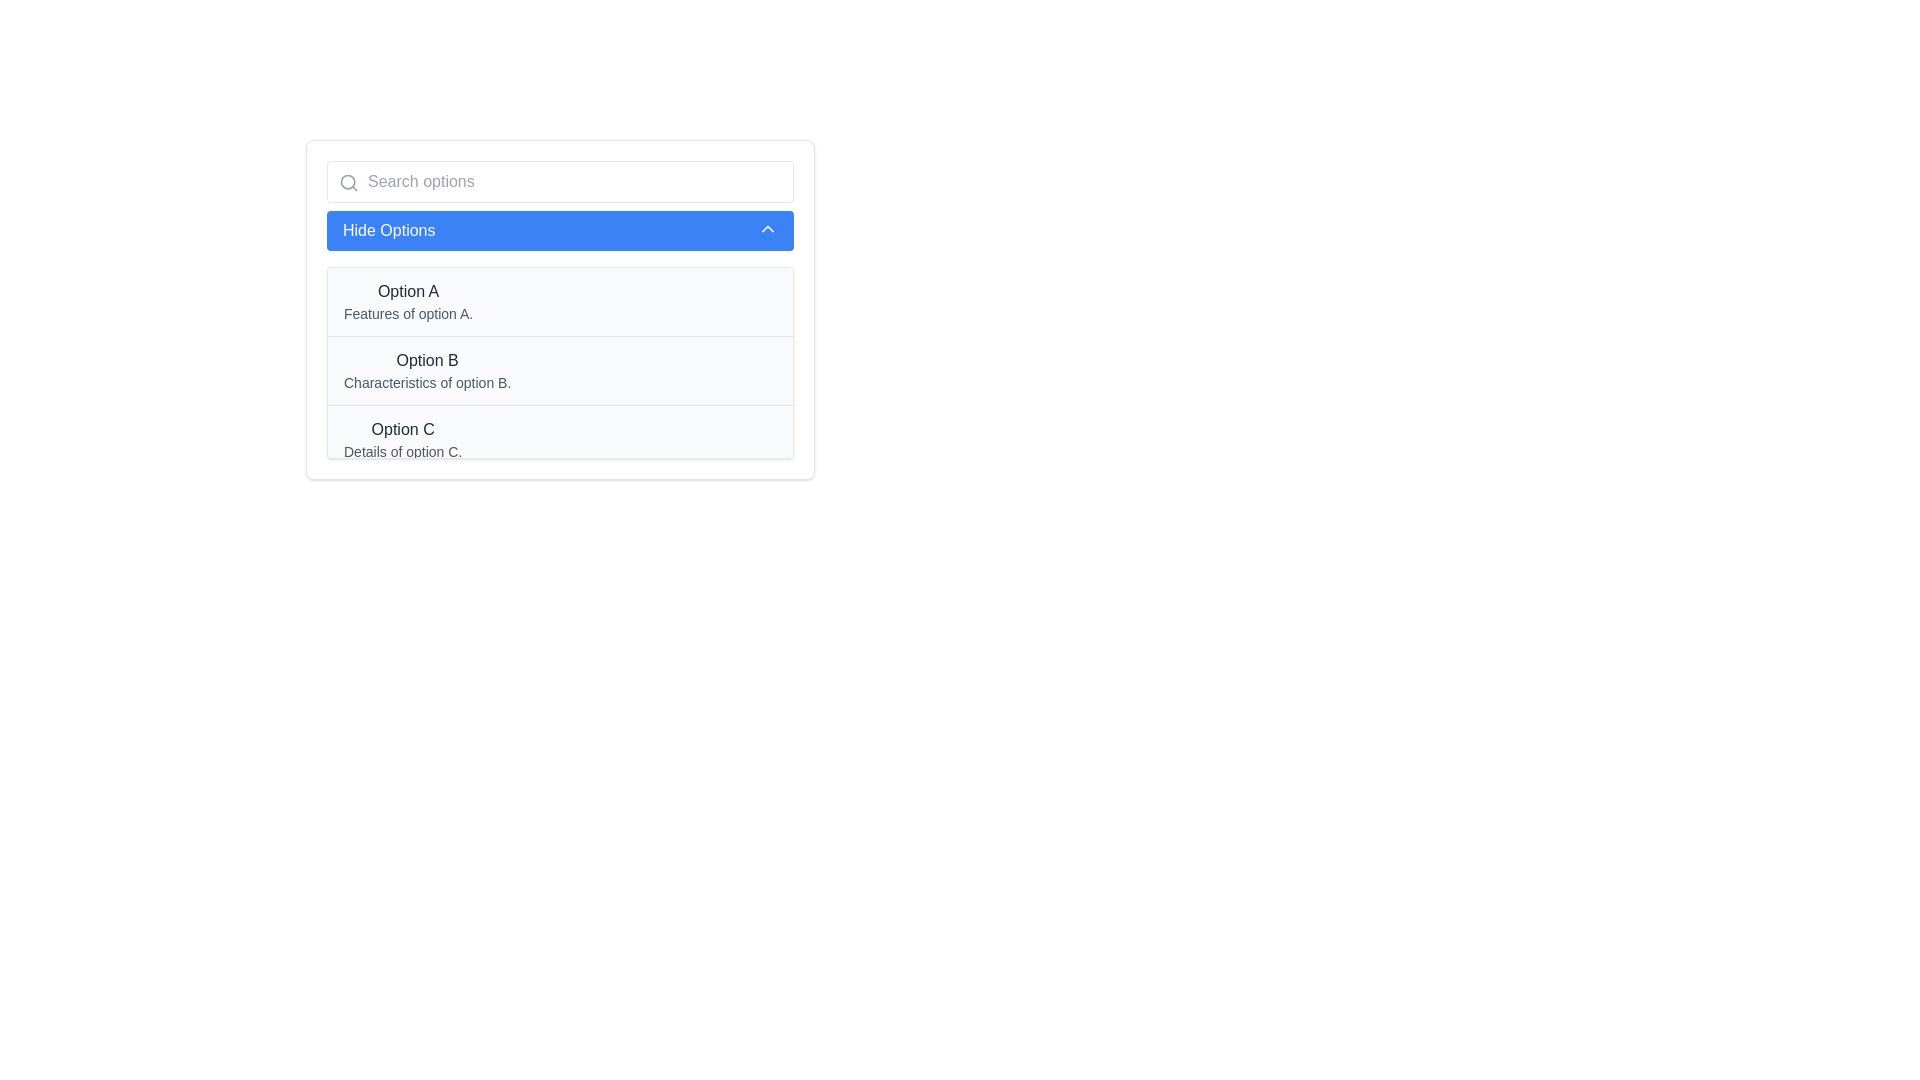 The width and height of the screenshot is (1920, 1080). I want to click on the static text label for 'Option B', which serves as the label for the second option in the list, positioned above its description, so click(426, 361).